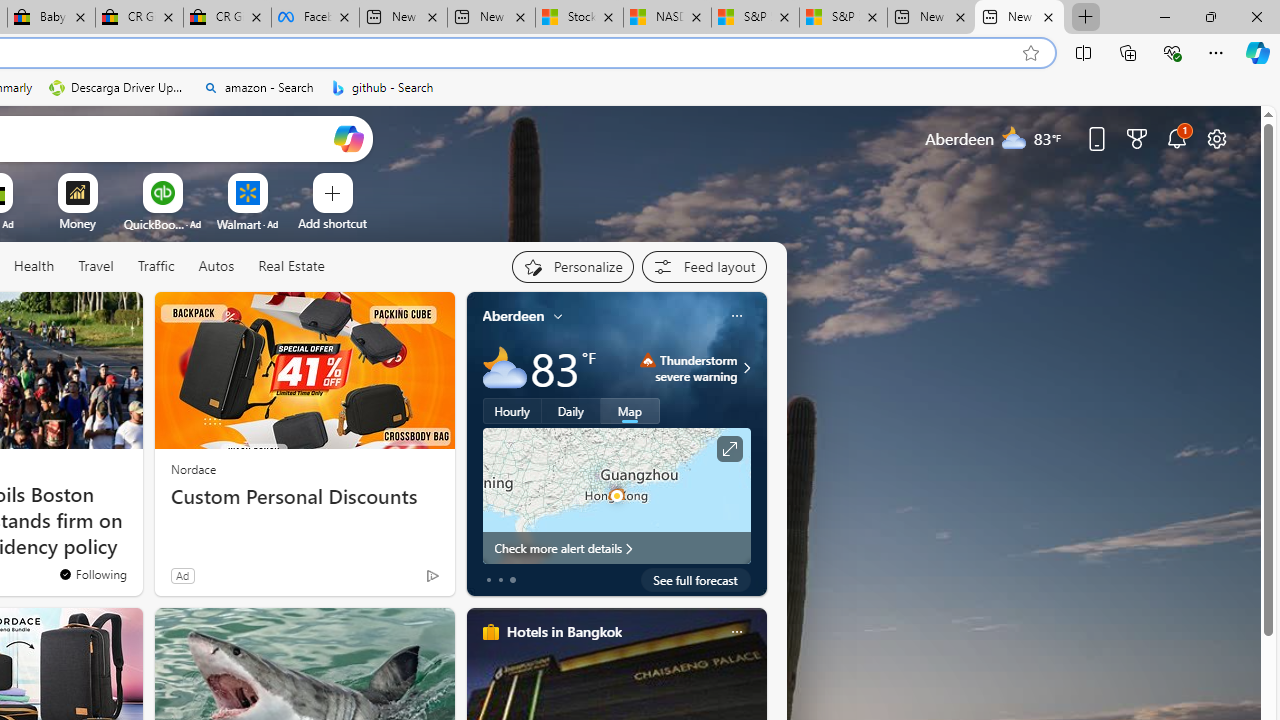 The width and height of the screenshot is (1280, 720). I want to click on 'Page settings', so click(1215, 137).